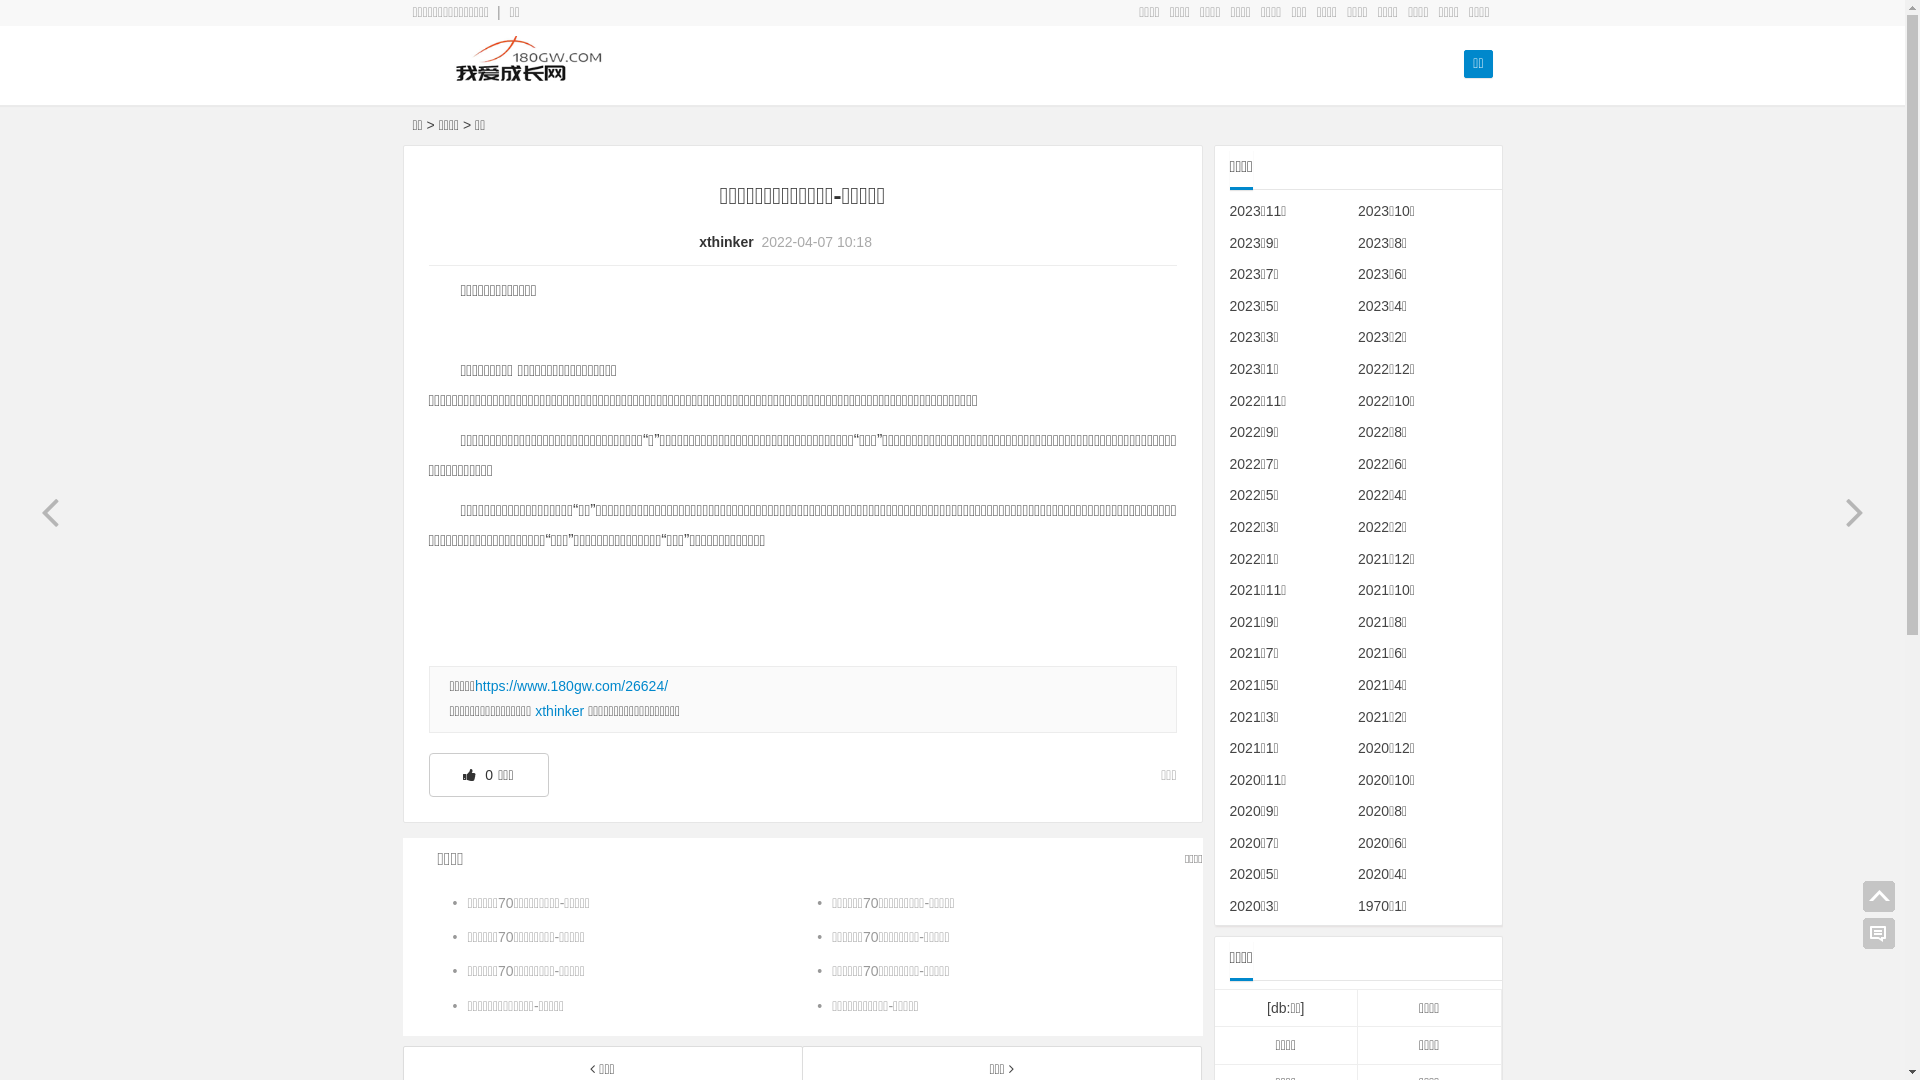 The width and height of the screenshot is (1920, 1080). Describe the element at coordinates (724, 241) in the screenshot. I see `'xthinker'` at that location.